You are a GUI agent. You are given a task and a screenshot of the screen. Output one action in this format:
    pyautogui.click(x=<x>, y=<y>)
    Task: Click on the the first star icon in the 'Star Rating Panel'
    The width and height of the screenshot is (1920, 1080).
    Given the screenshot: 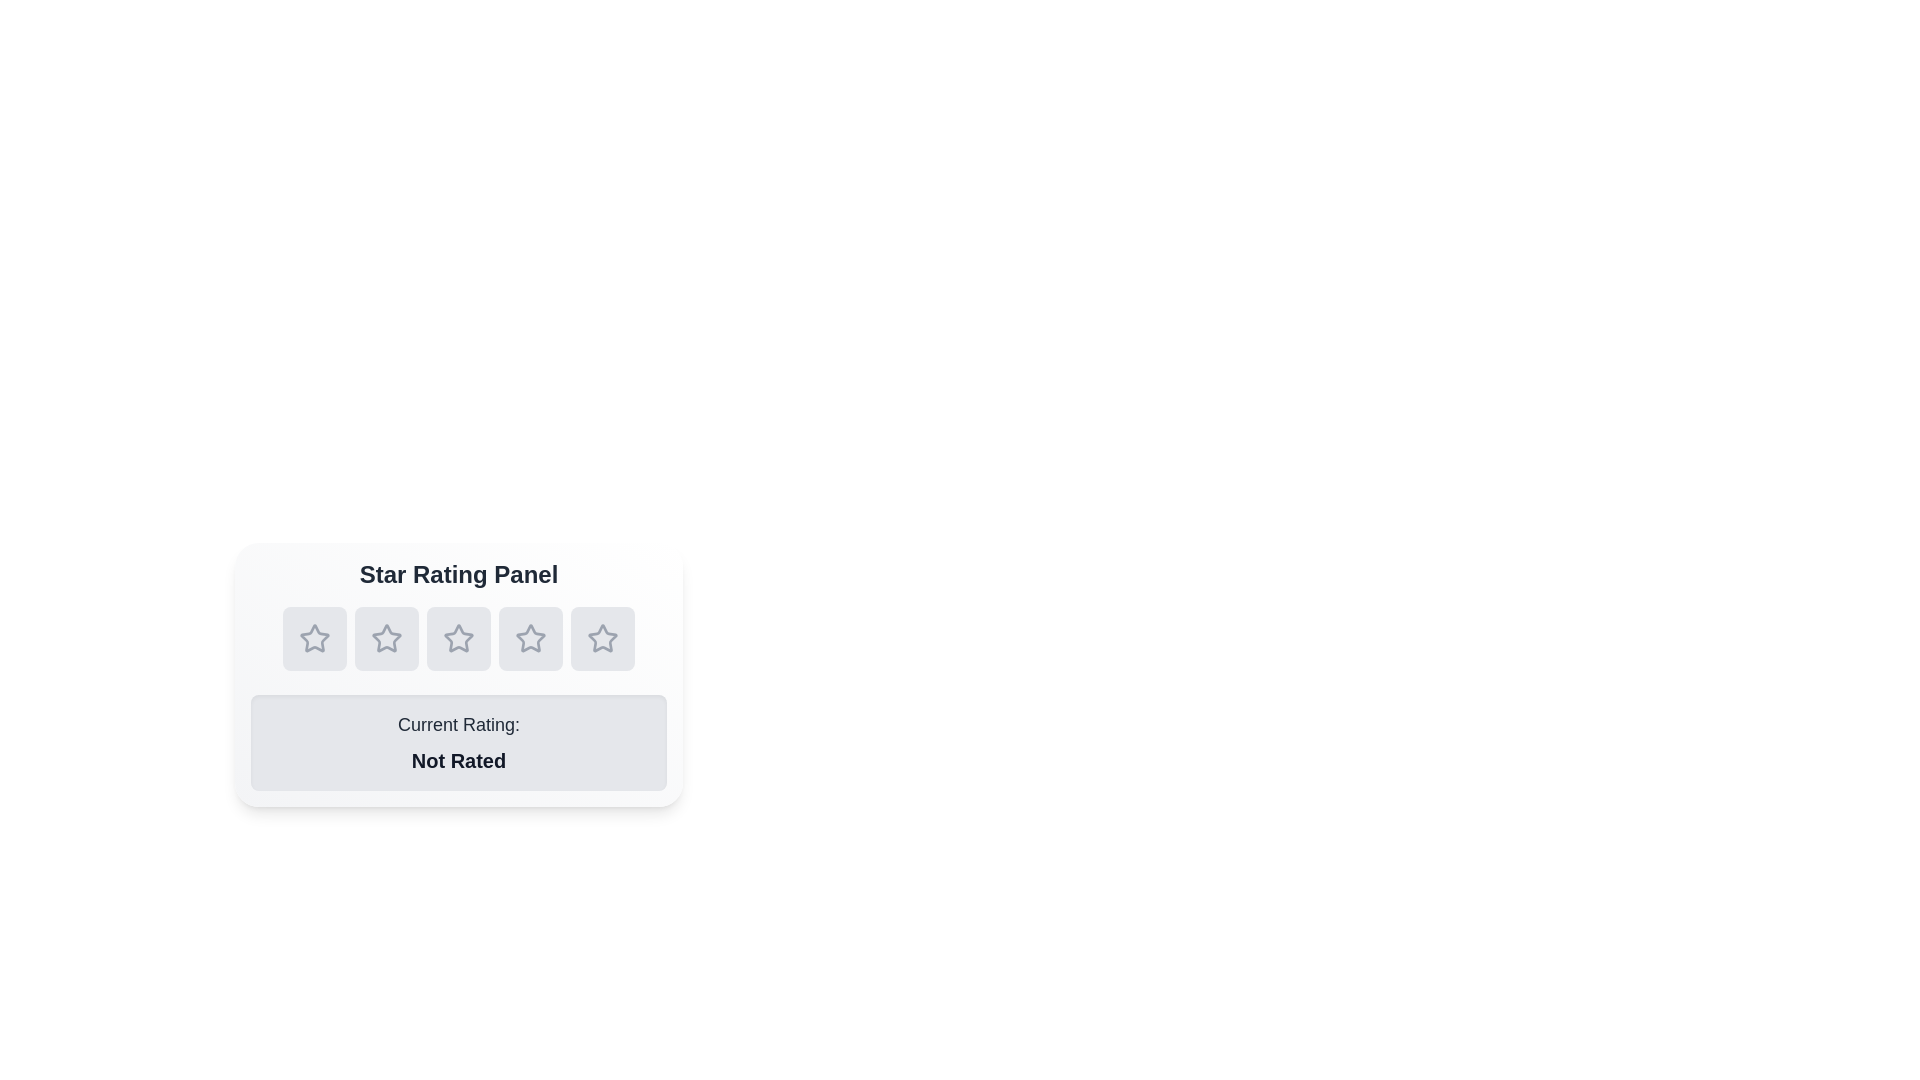 What is the action you would take?
    pyautogui.click(x=312, y=637)
    